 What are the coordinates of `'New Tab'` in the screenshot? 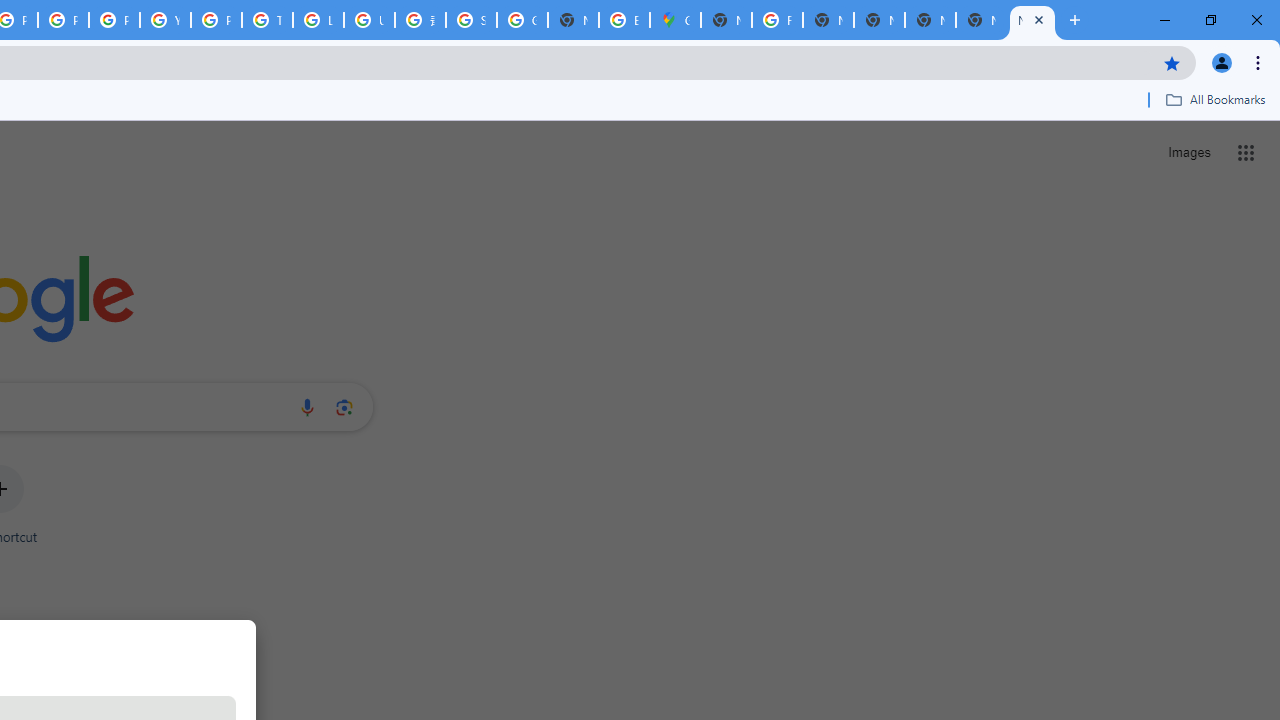 It's located at (1032, 20).